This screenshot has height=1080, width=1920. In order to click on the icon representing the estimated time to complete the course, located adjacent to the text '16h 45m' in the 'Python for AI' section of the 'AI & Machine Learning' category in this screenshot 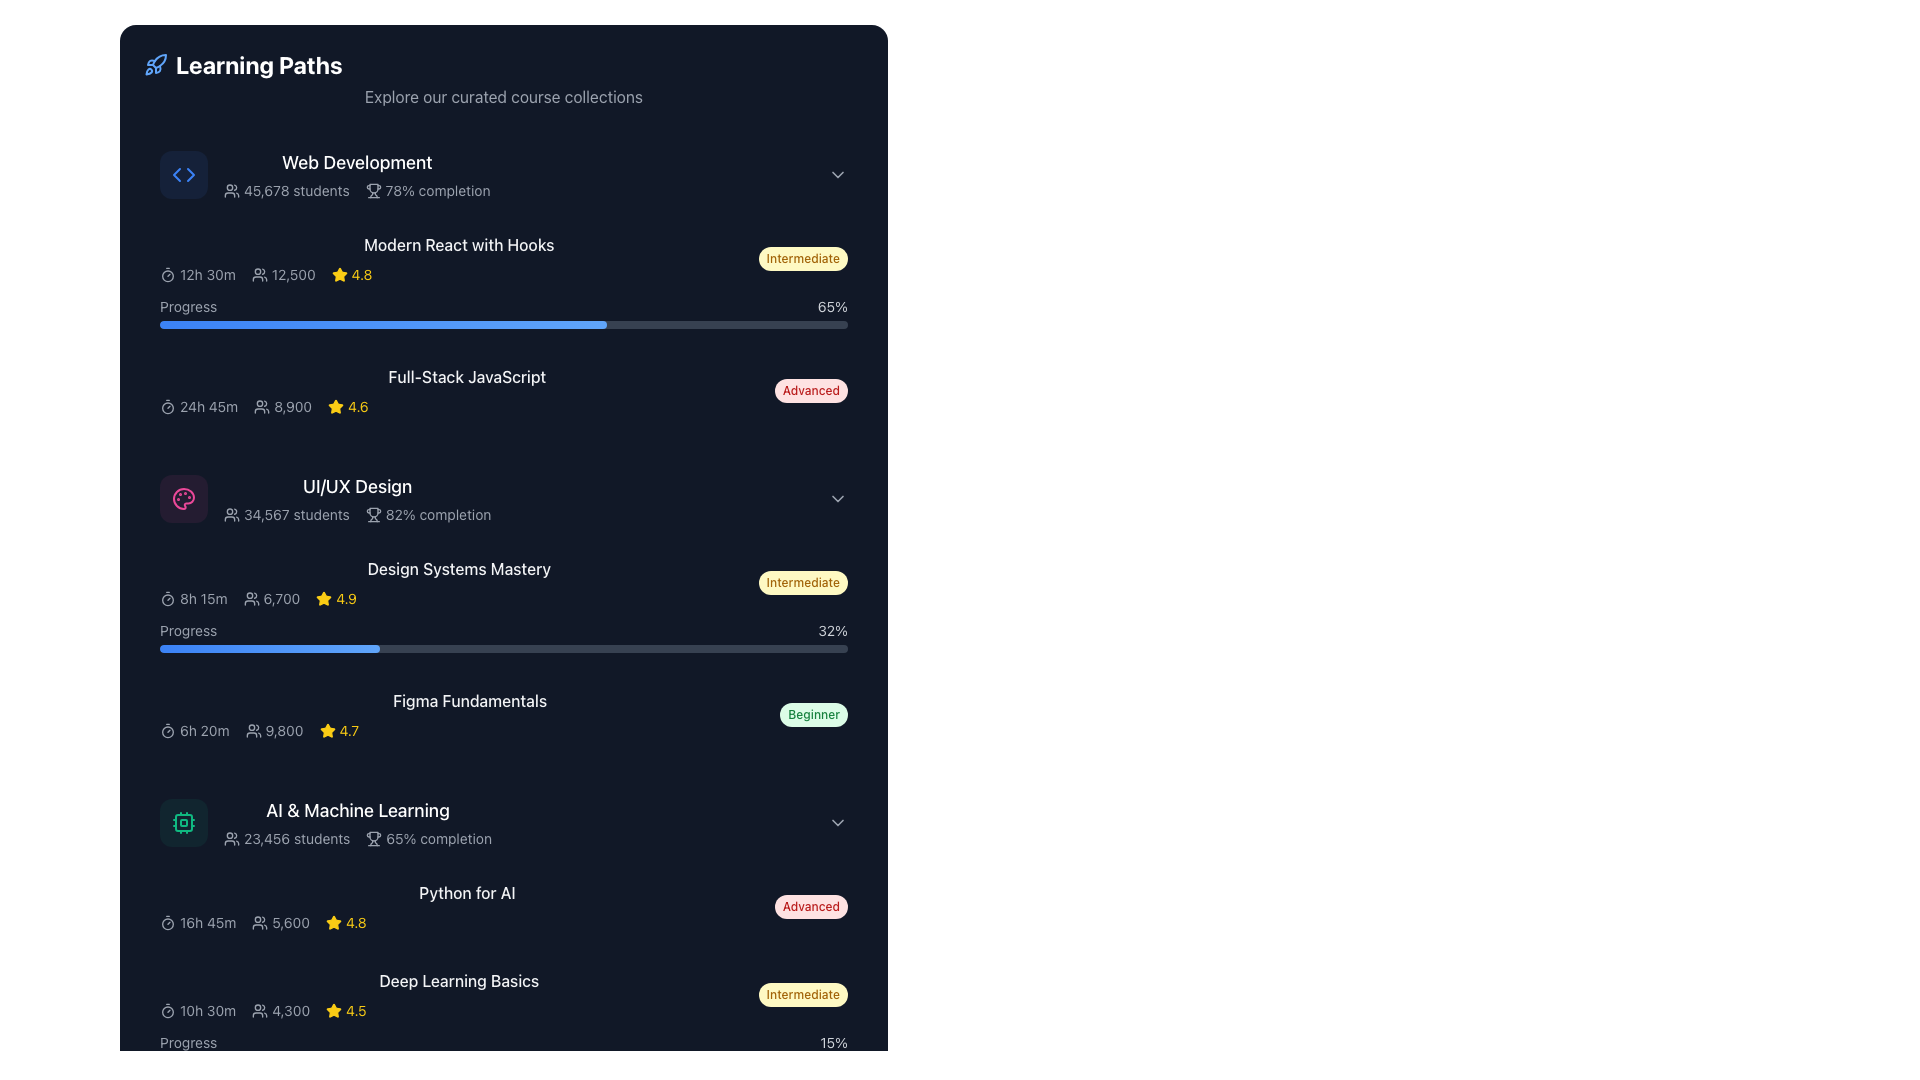, I will do `click(168, 922)`.